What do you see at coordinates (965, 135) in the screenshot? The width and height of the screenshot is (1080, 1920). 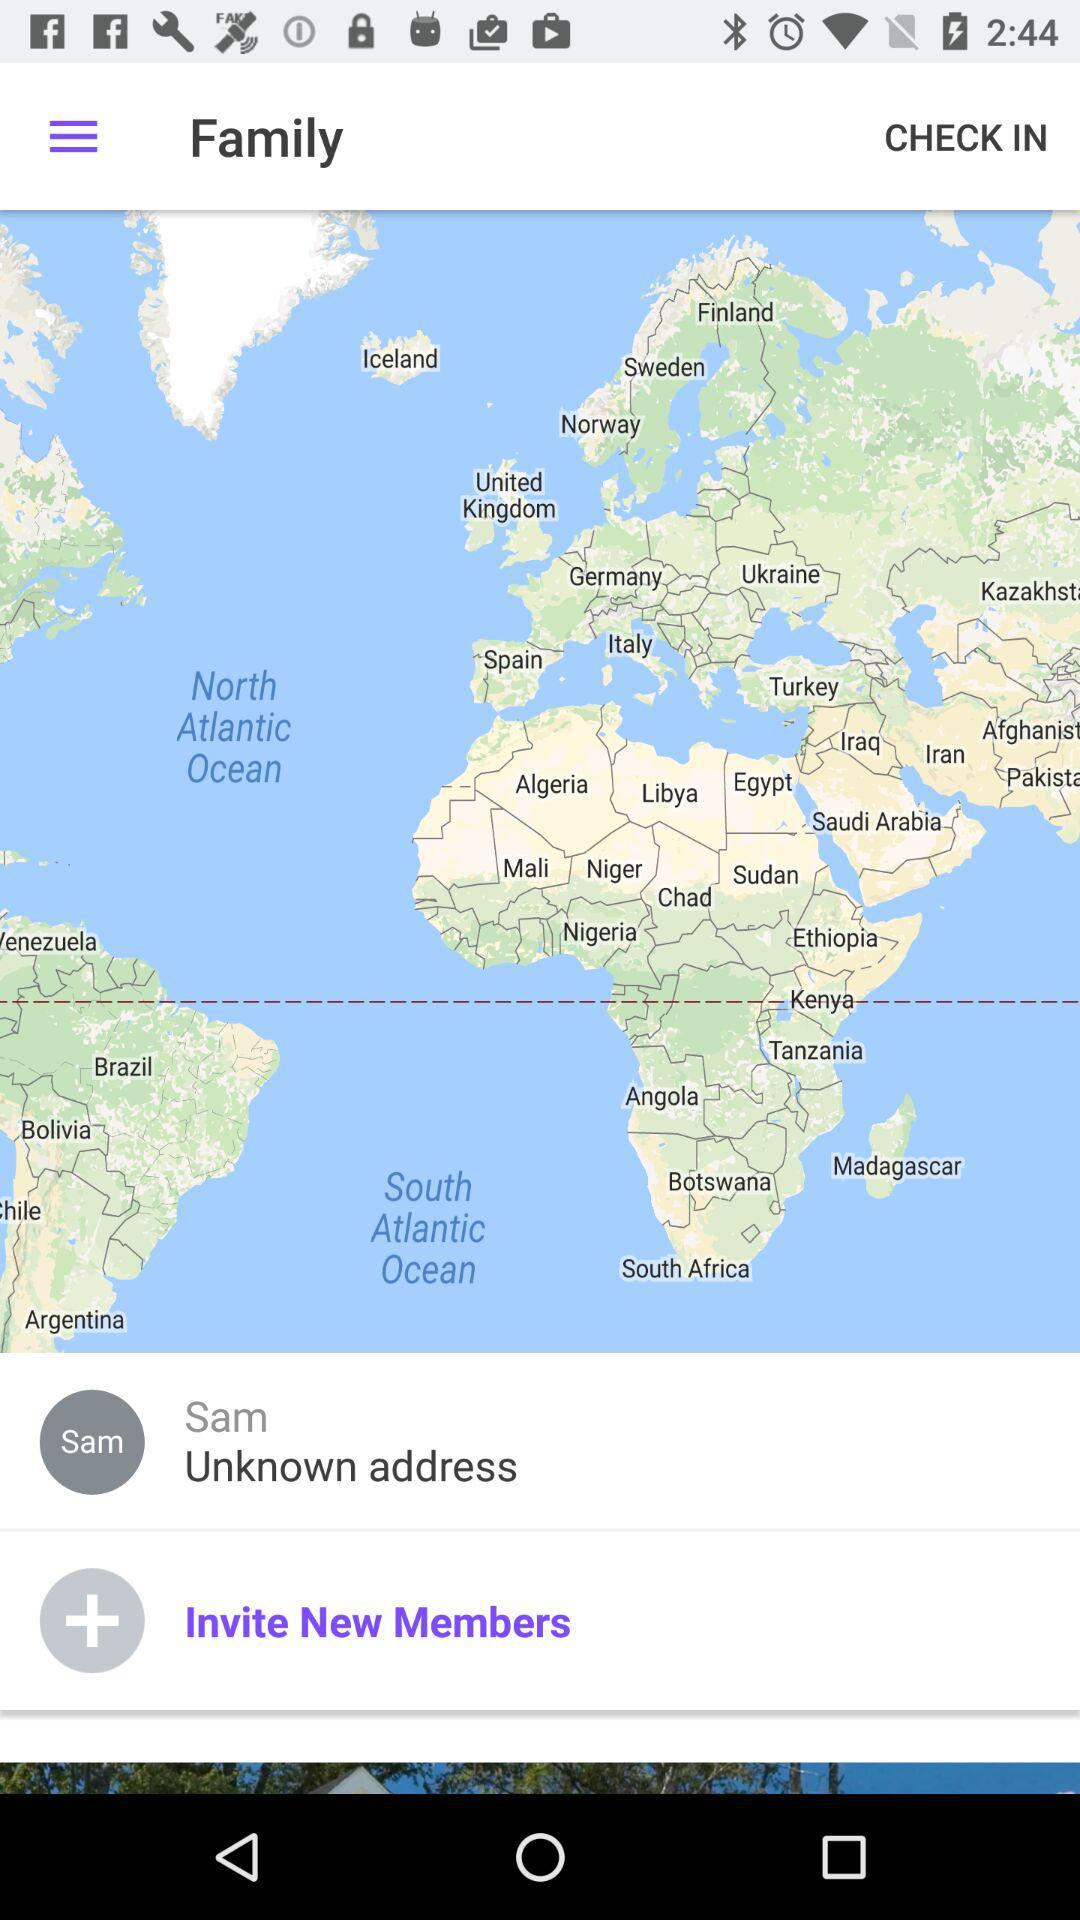 I see `the check in at the top right corner` at bounding box center [965, 135].